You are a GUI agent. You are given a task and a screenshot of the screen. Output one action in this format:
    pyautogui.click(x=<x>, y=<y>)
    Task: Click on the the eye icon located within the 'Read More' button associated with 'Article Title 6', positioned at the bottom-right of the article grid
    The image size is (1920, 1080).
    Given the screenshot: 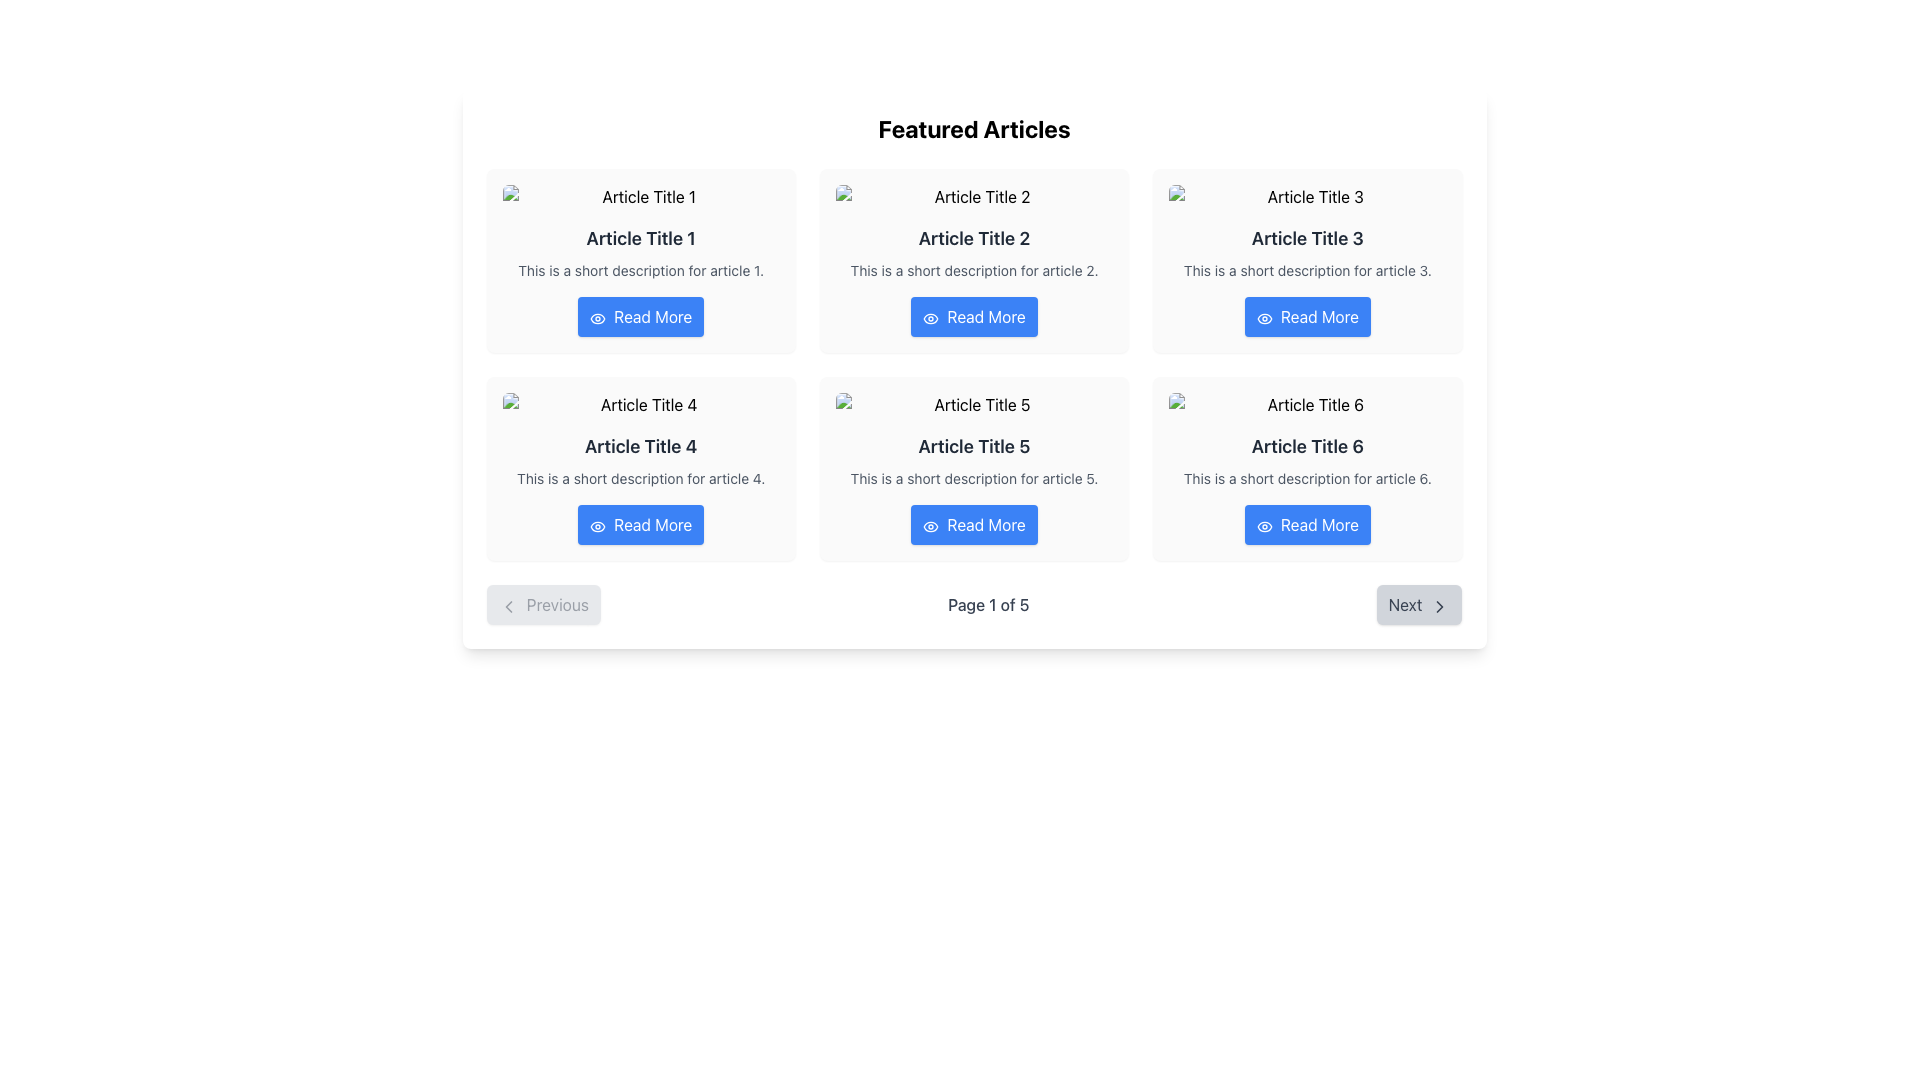 What is the action you would take?
    pyautogui.click(x=1263, y=525)
    